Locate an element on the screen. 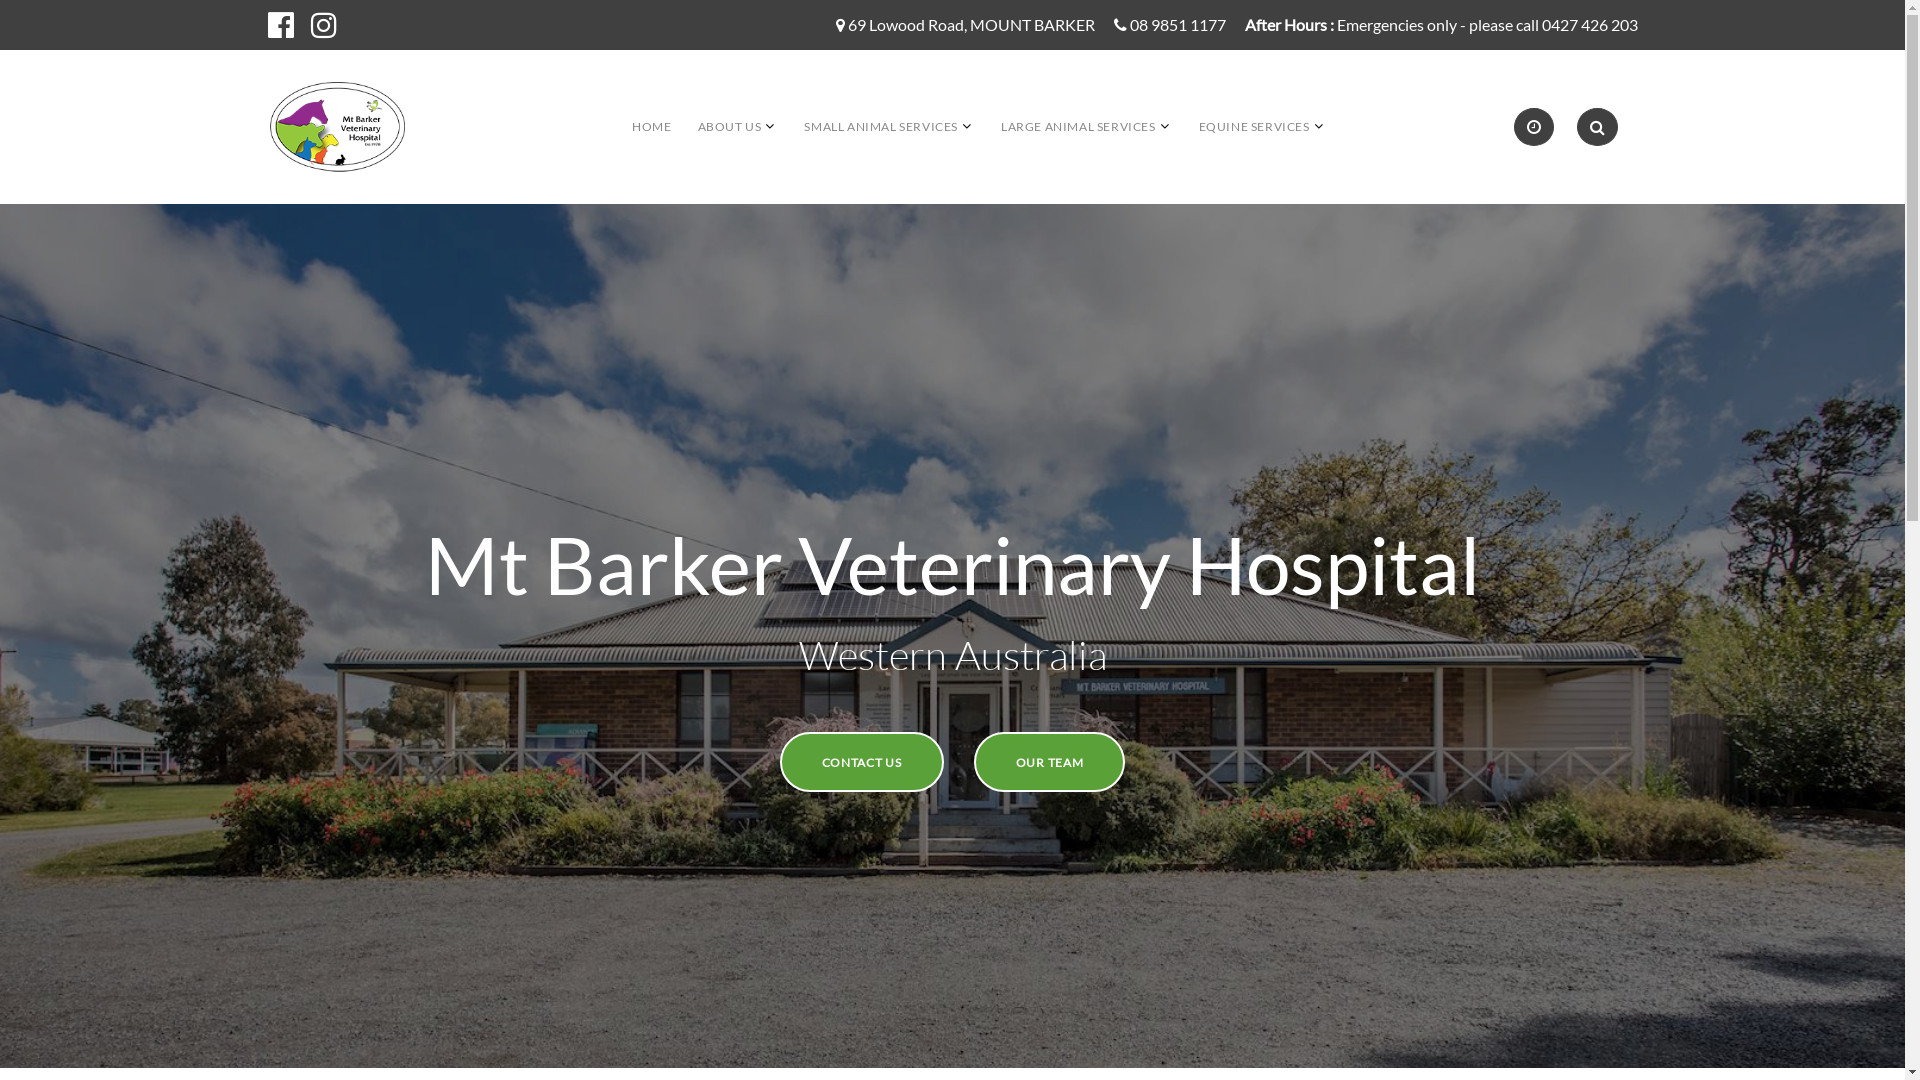 The height and width of the screenshot is (1080, 1920). 'SMALL ANIMAL SERVICES' is located at coordinates (880, 126).